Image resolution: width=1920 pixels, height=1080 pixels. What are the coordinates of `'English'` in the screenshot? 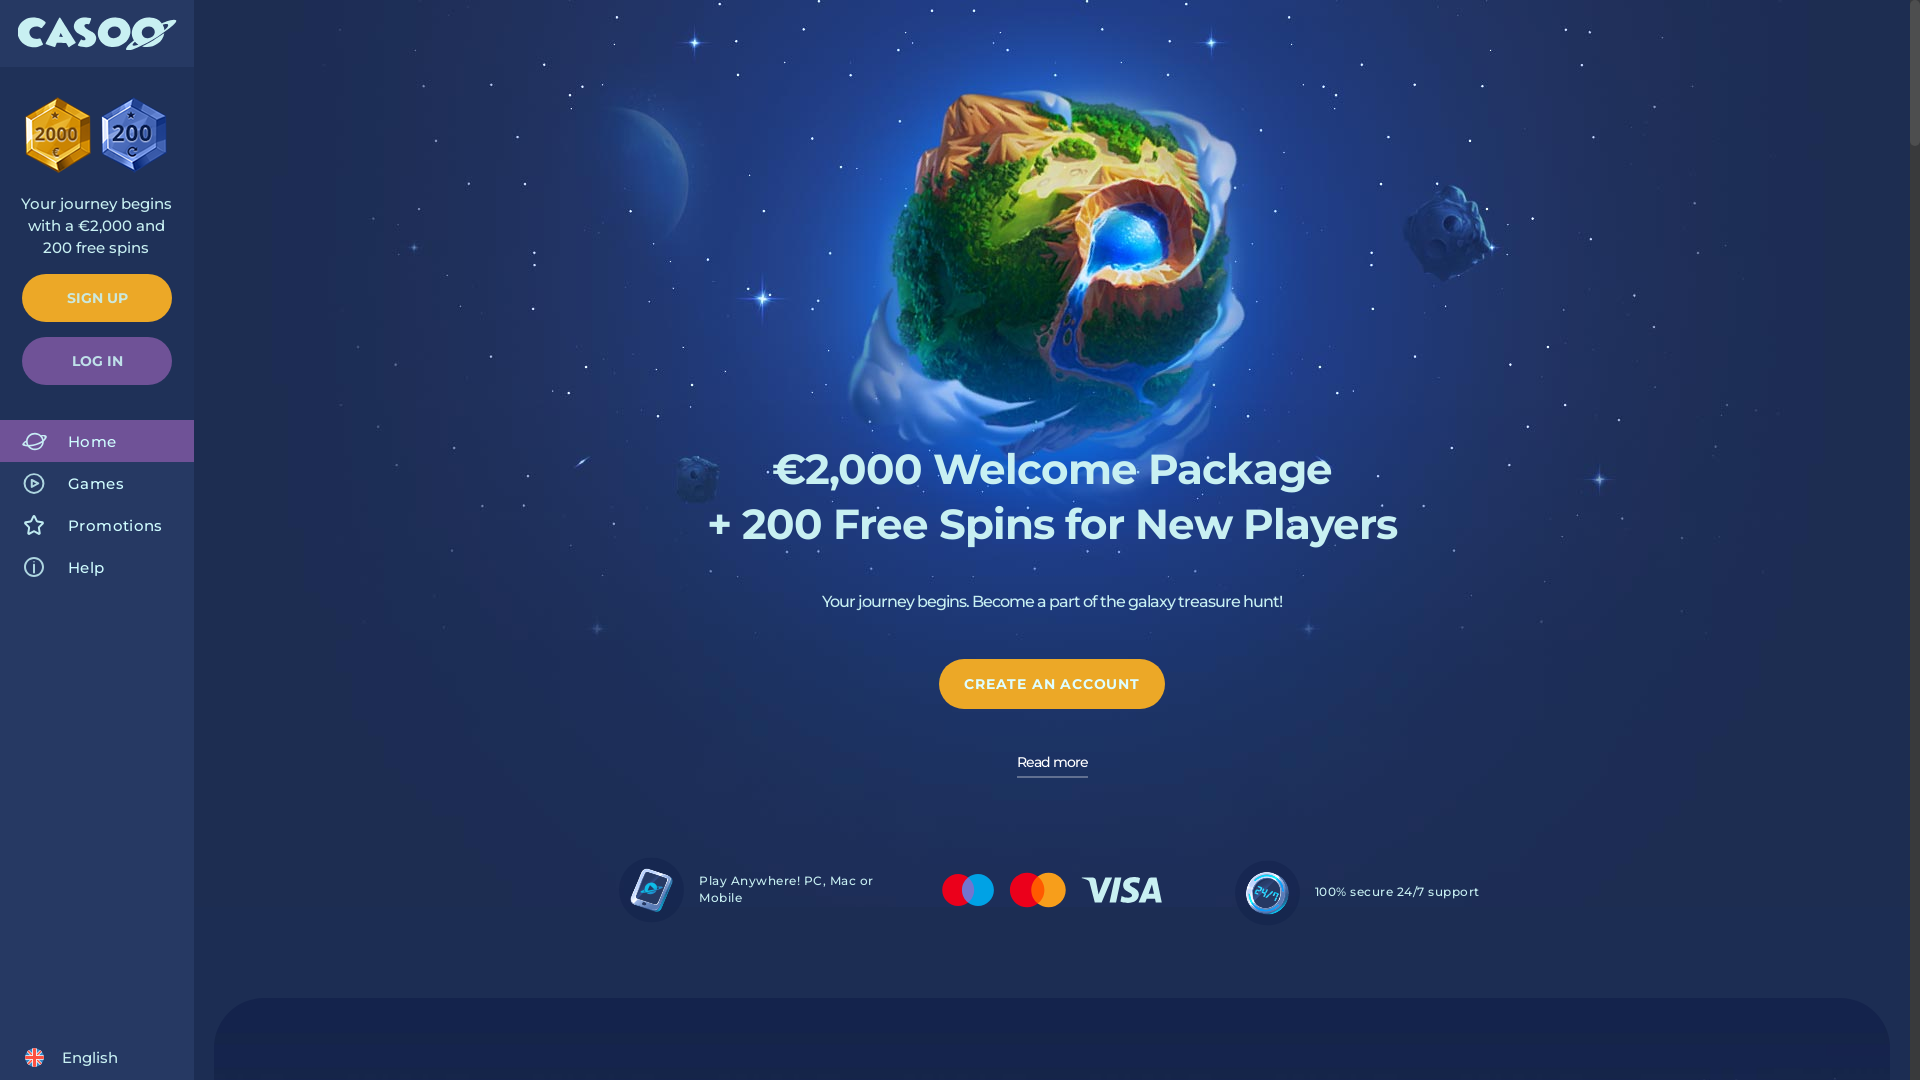 It's located at (70, 1056).